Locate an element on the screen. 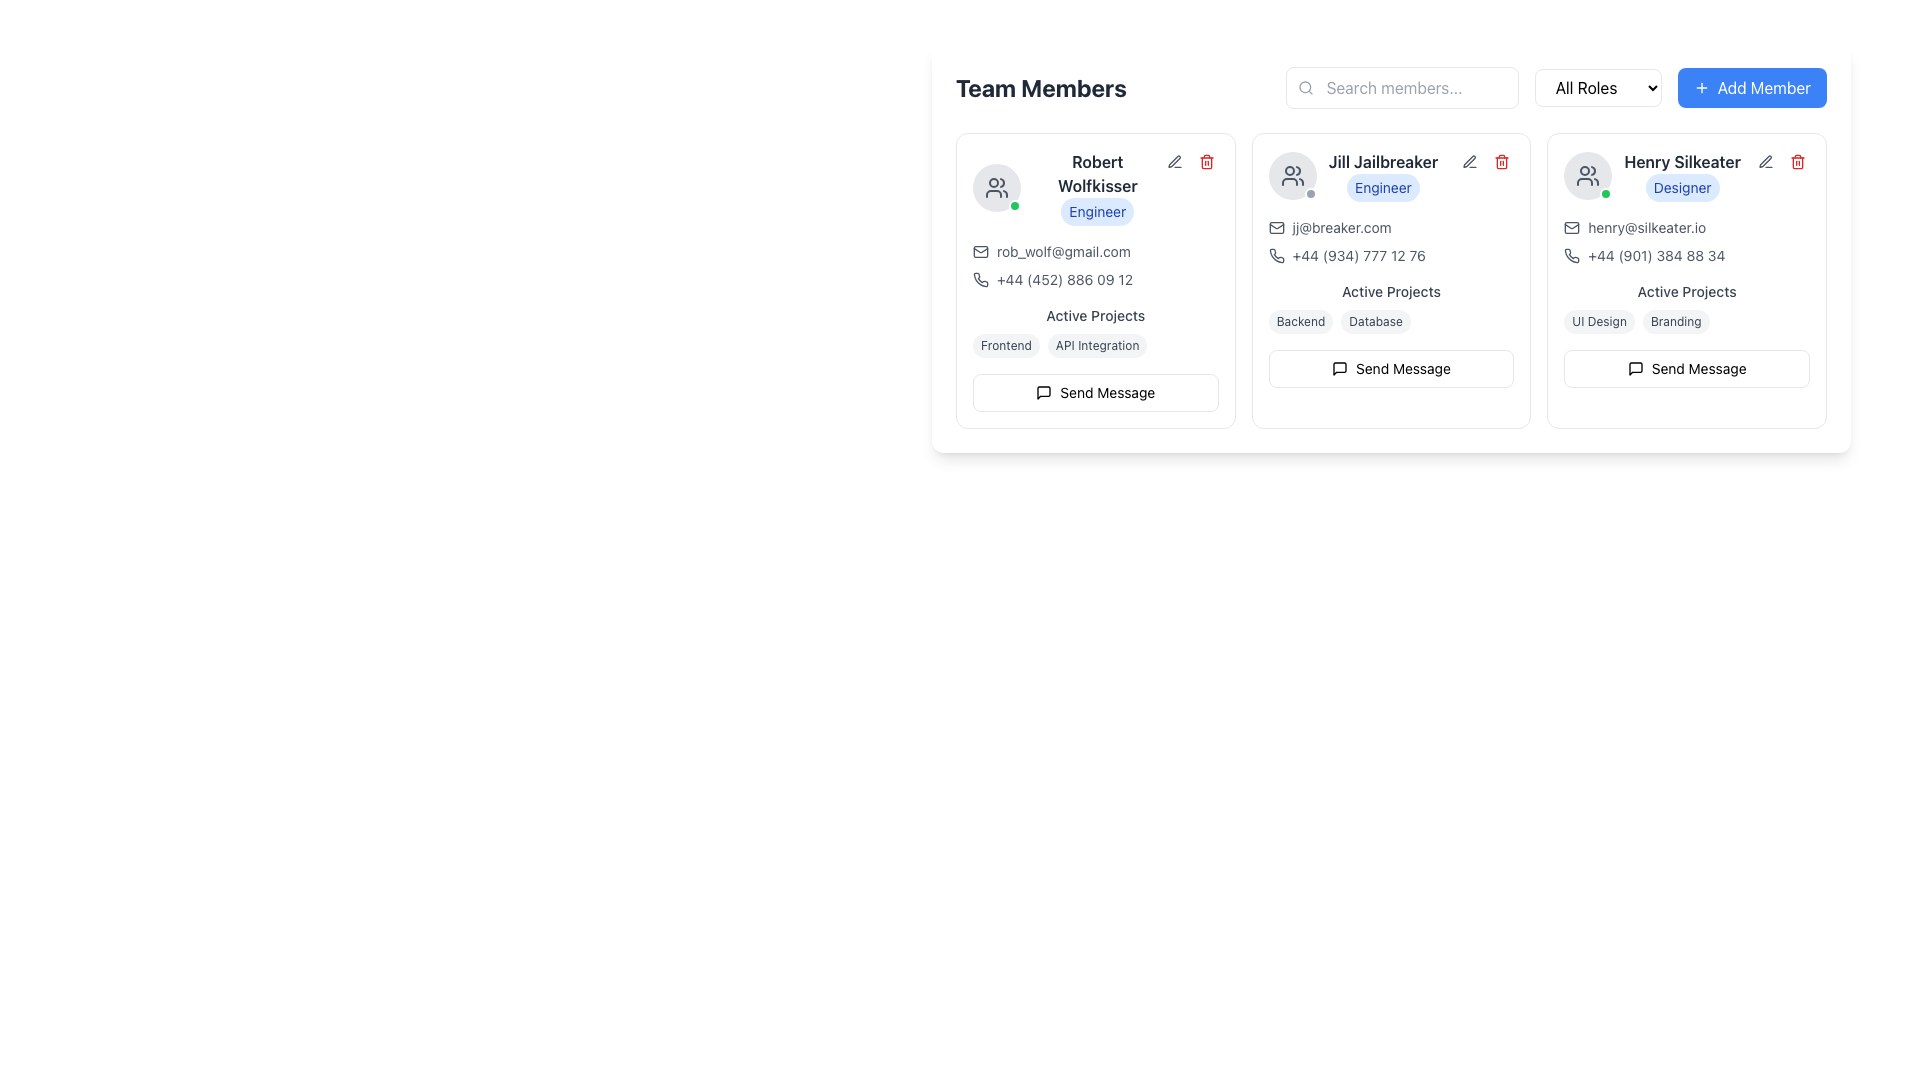 Image resolution: width=1920 pixels, height=1080 pixels. the phone number text '+44 (452) 886 09 12' styled in grayish font, located under 'Robert Wolfkisser' and next to a phone icon is located at coordinates (1064, 280).